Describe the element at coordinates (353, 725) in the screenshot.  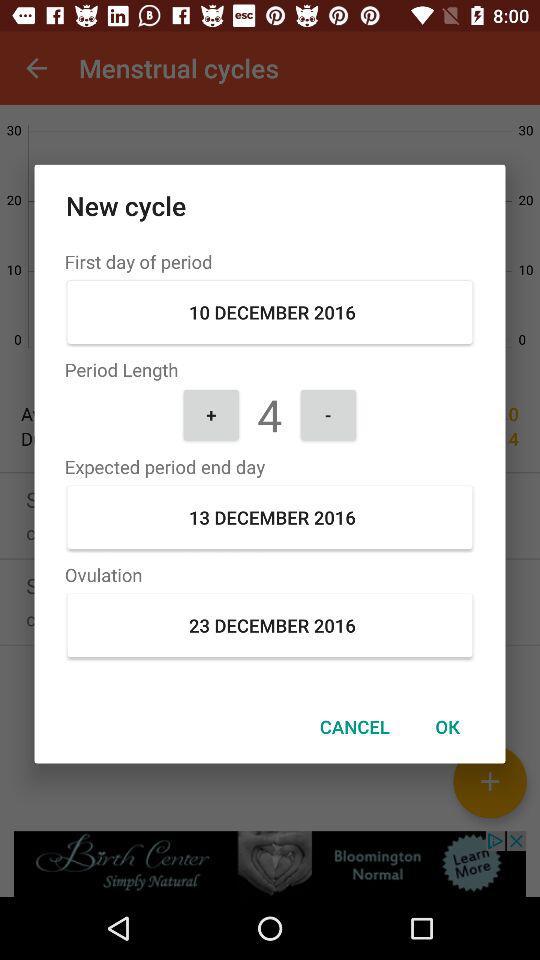
I see `the cancel item` at that location.